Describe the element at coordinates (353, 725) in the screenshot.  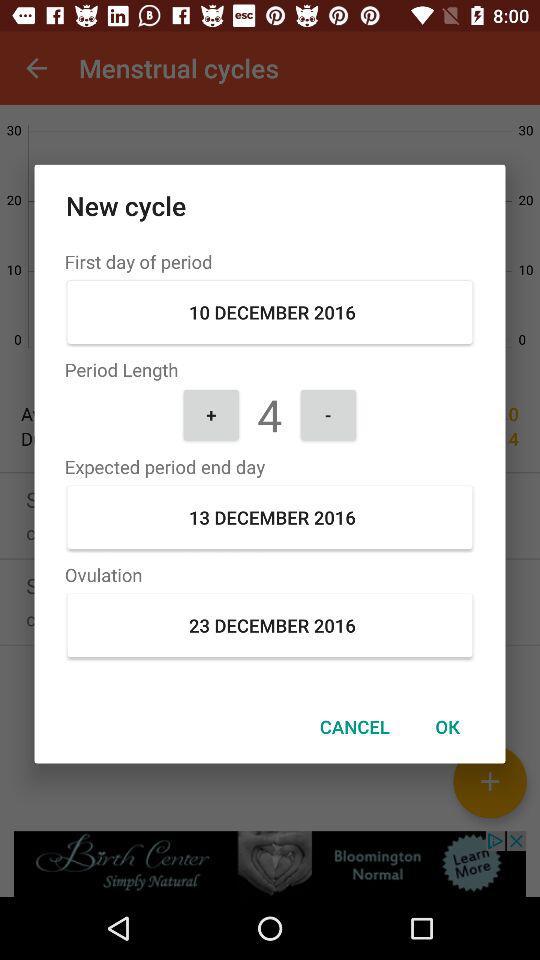
I see `the cancel item` at that location.